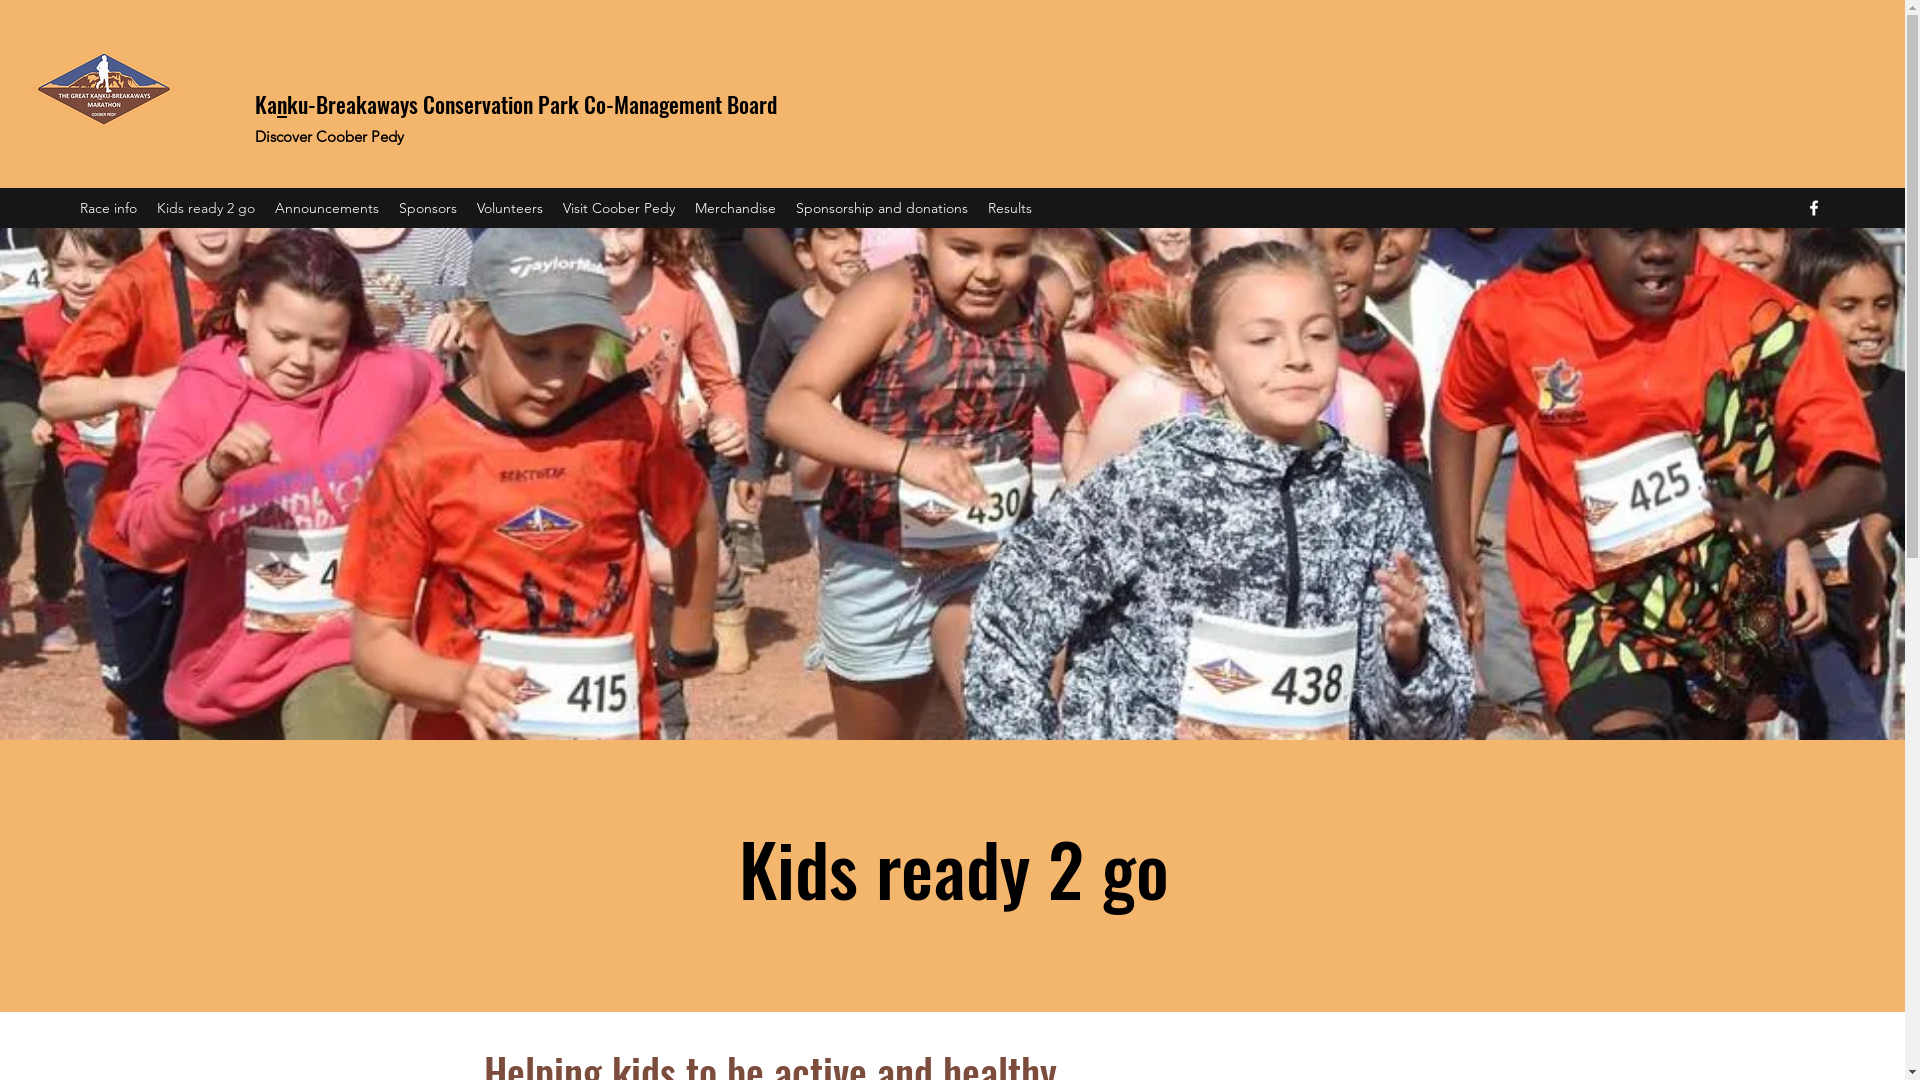  What do you see at coordinates (206, 208) in the screenshot?
I see `'Kids ready 2 go'` at bounding box center [206, 208].